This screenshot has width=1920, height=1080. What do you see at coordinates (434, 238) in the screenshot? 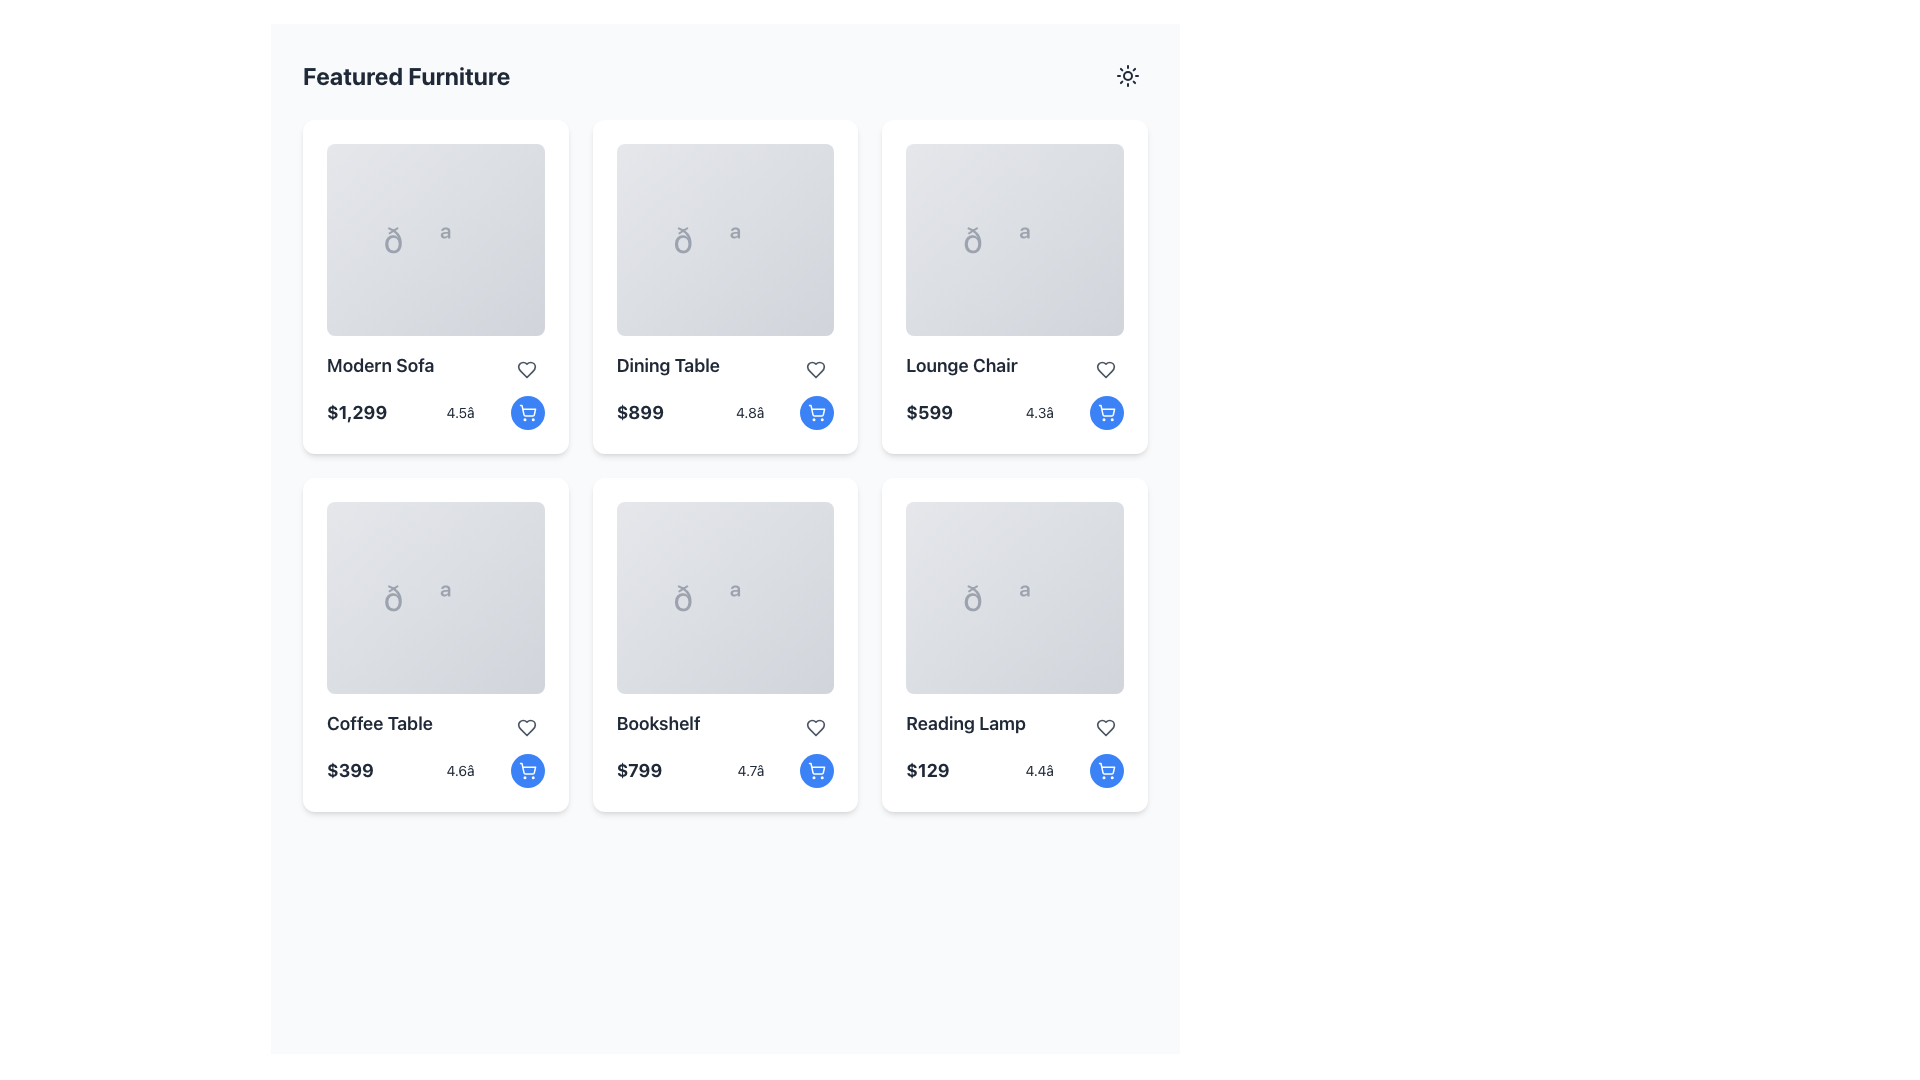
I see `the image placeholder for the 'Modern Sofa' card located in the upper-left section of the grid layout under the 'Featured Furniture' heading` at bounding box center [434, 238].